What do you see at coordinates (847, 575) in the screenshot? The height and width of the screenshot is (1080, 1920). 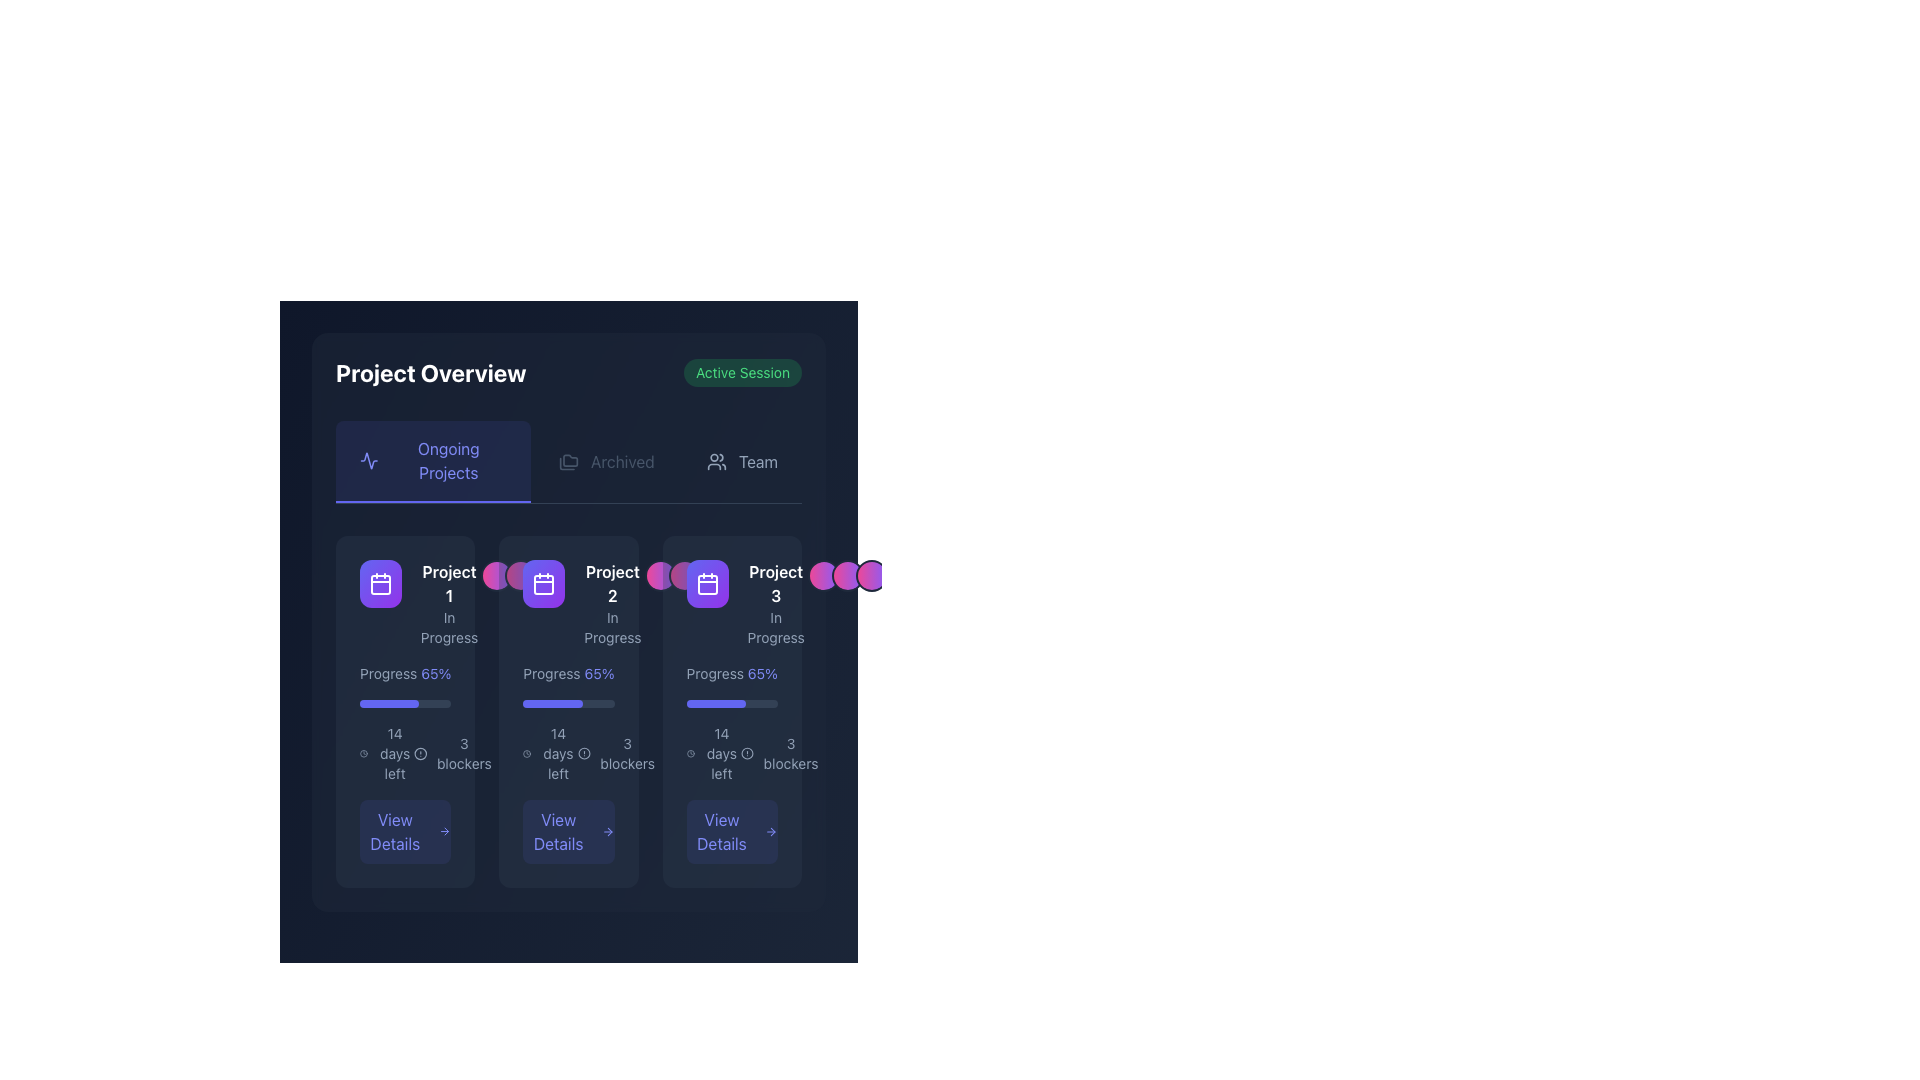 I see `the second decorative icon or badge, which is a circular component with a gradient background transitioning from pink to violet, located at the bottom right of the 'Project 3' section in the 'Project Overview' interface` at bounding box center [847, 575].